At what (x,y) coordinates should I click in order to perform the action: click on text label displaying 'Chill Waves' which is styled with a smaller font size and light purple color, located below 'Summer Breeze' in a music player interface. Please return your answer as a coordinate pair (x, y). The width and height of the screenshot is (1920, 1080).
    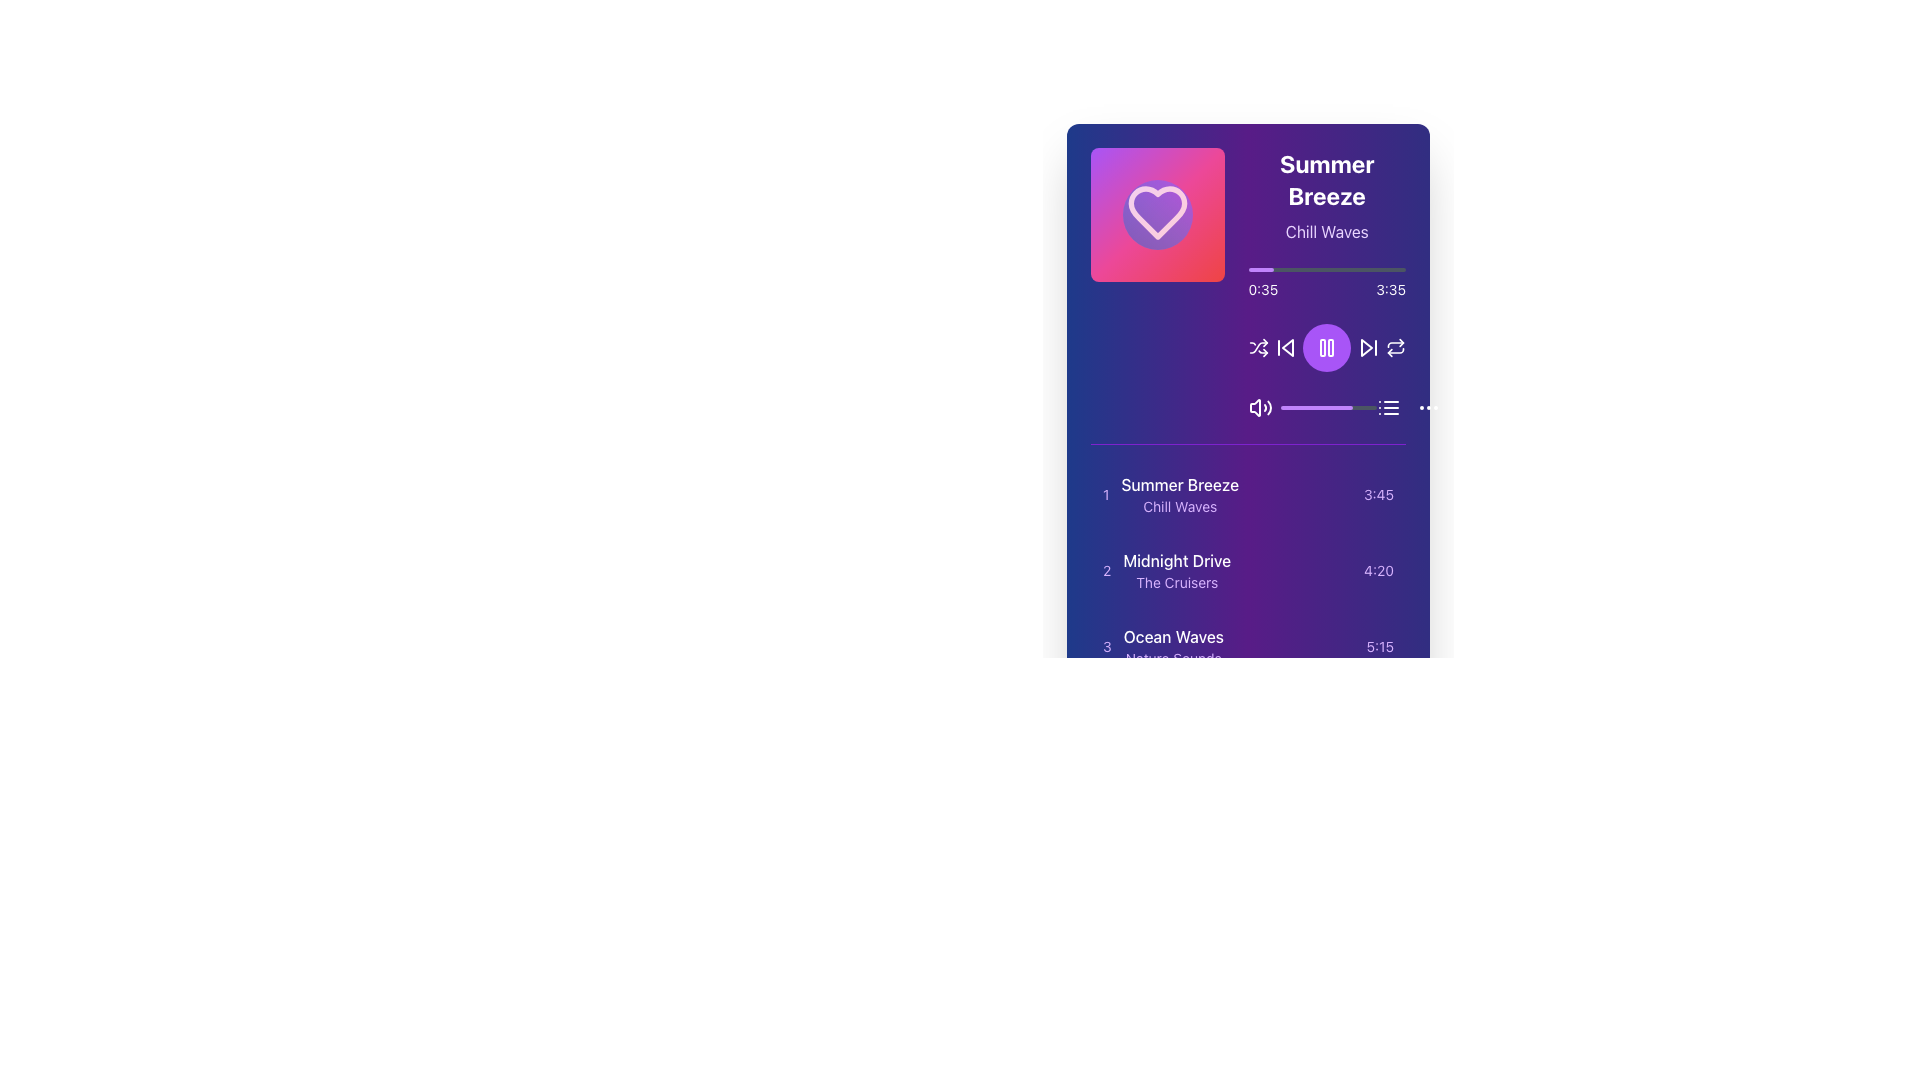
    Looking at the image, I should click on (1180, 505).